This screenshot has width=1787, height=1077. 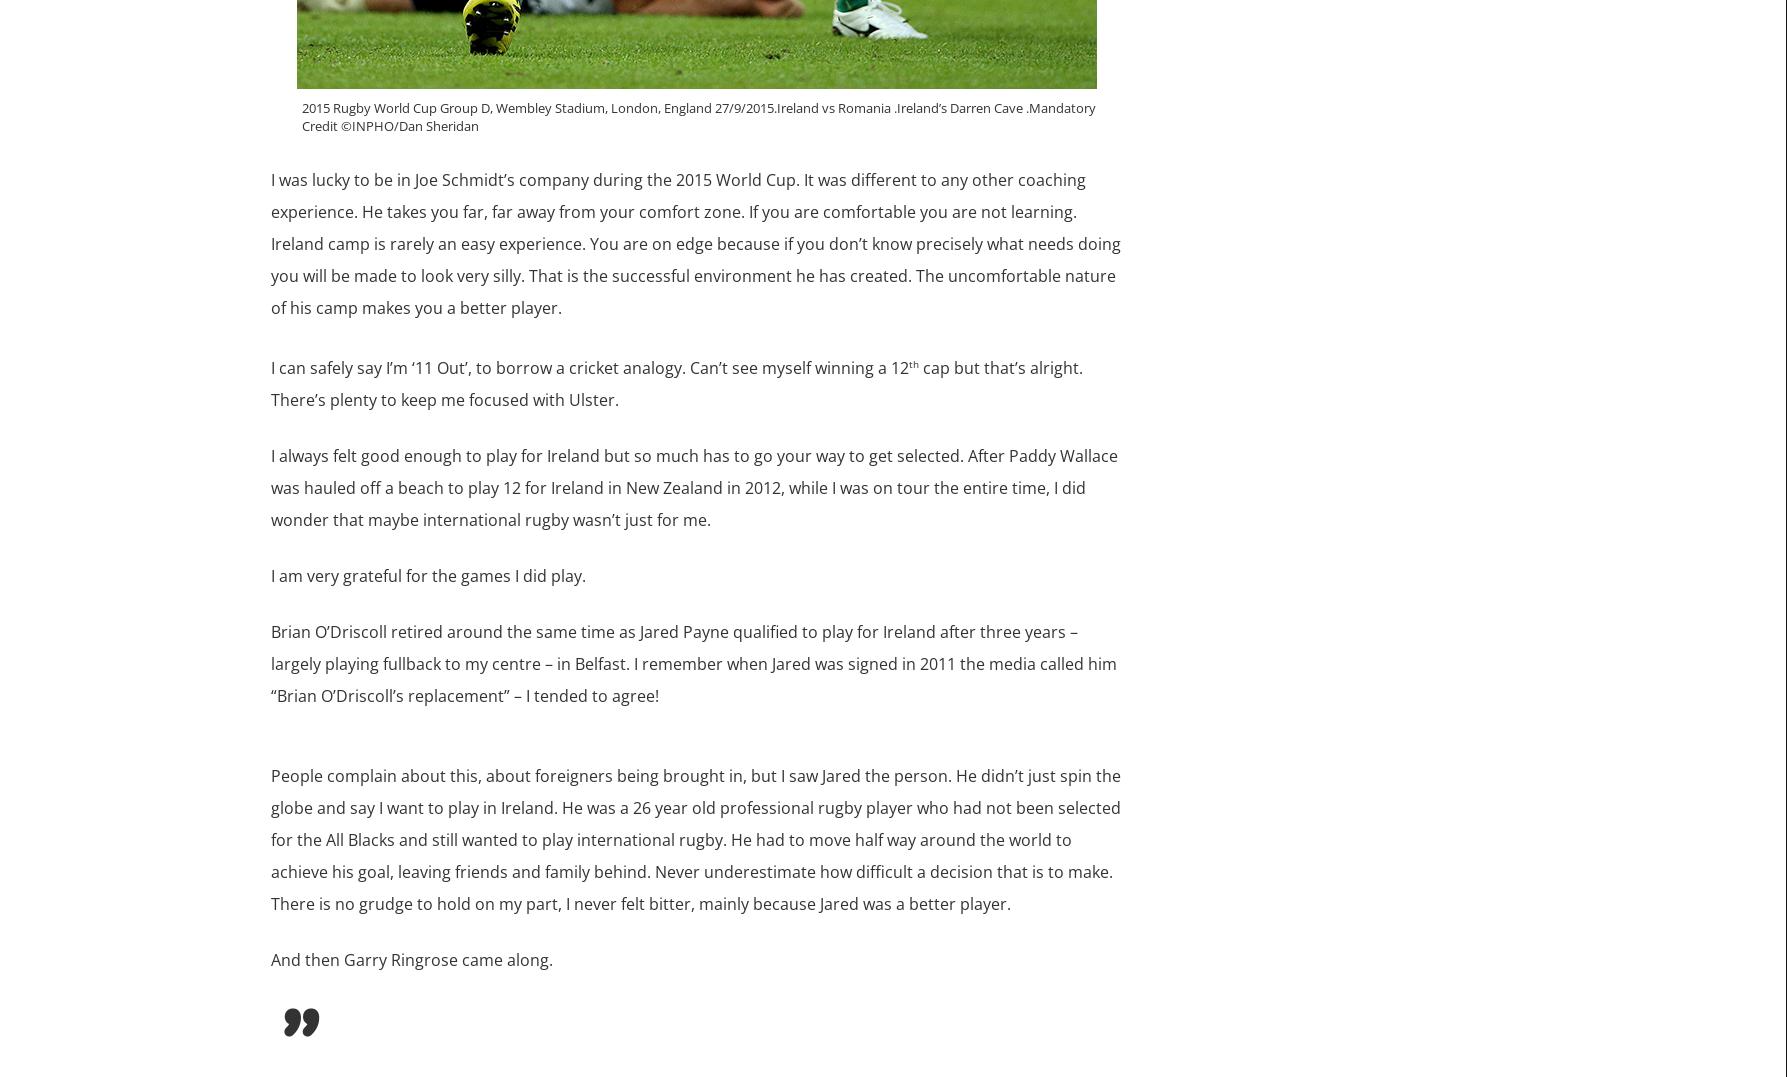 I want to click on 'I was lucky to be in Joe Schmidt’s company during the 2015 World Cup. It was different to any other coaching experience. He takes you far, far away from your comfort zone. If you are comfortable you are not learning. Ireland camp is rarely an easy experience. You are on edge because if you don’t know precisely what needs doing you will be made to look very silly. That is the successful environment he has created. The uncomfortable nature of his camp makes you a better player.', so click(x=693, y=244).